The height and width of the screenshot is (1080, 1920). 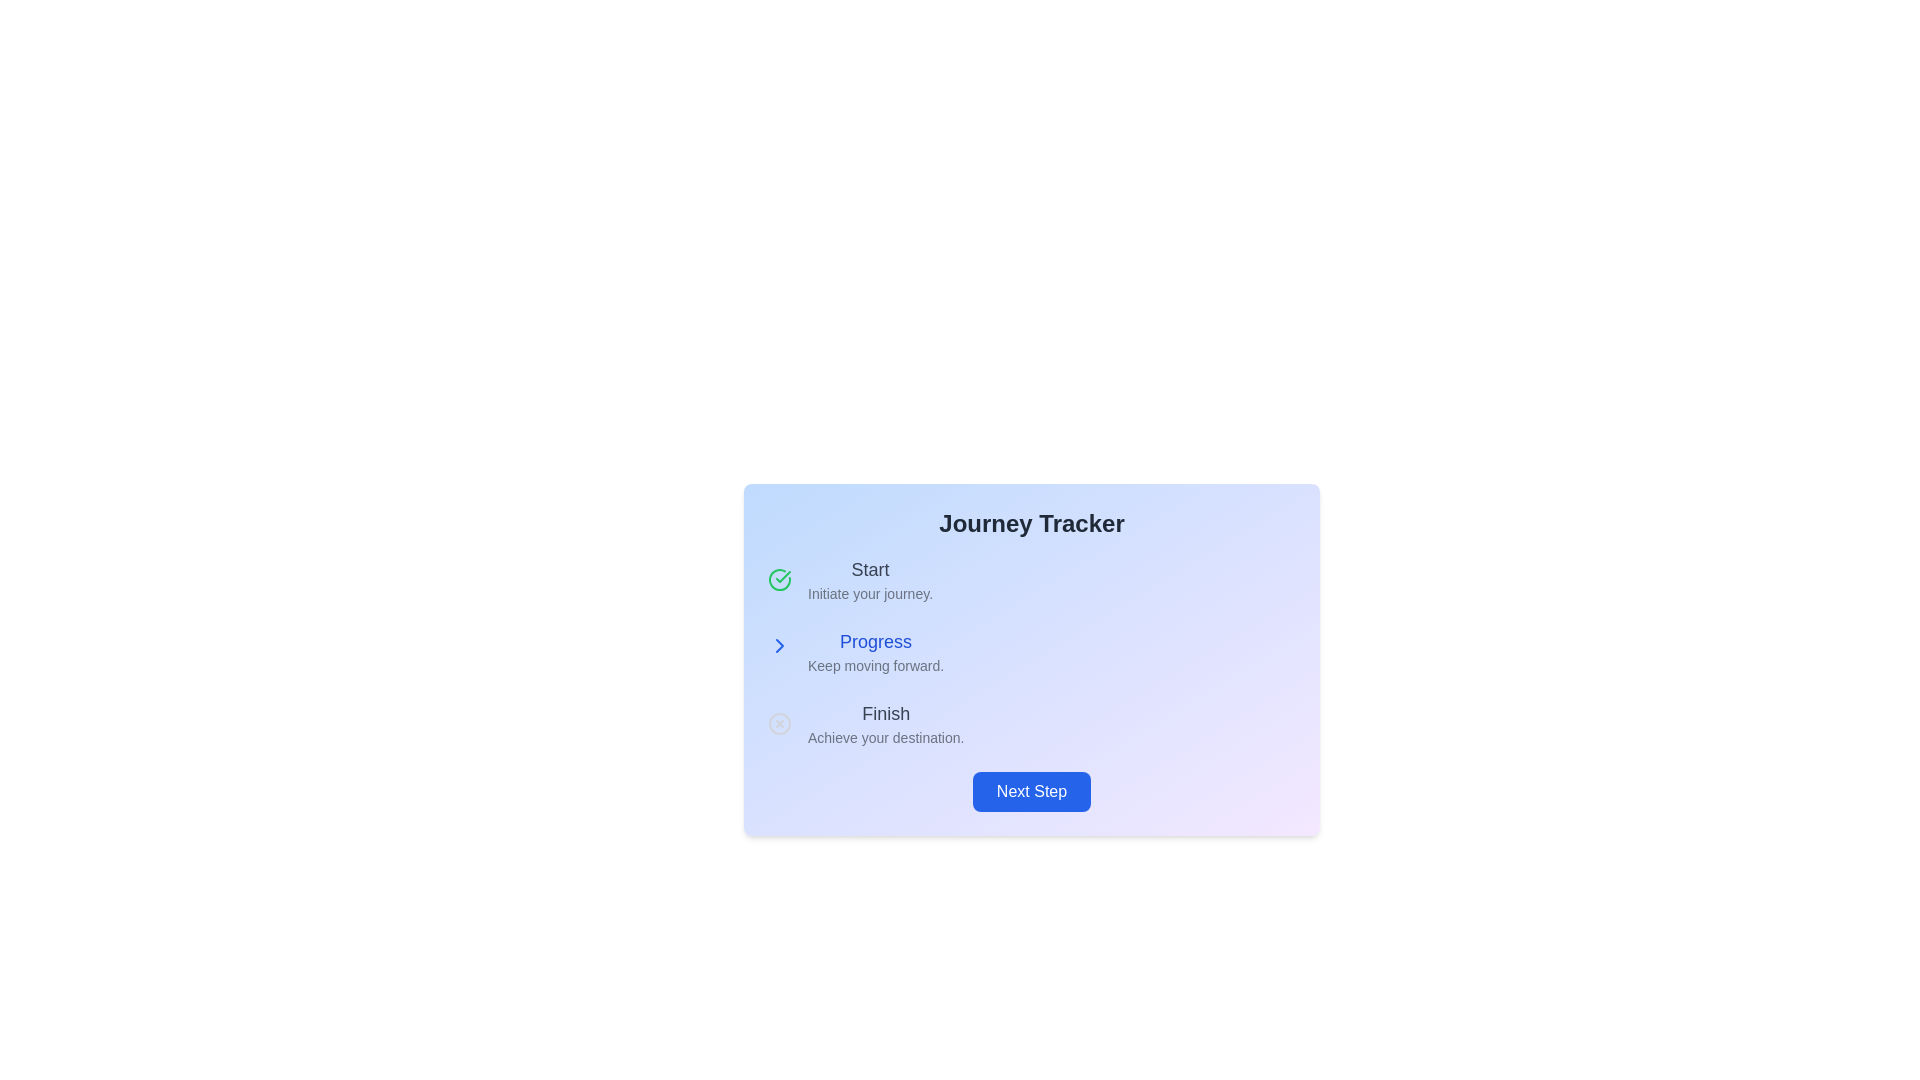 What do you see at coordinates (885, 737) in the screenshot?
I see `the text label displaying 'Achieve your destination.' which is styled in small, gray text and positioned under the 'Finish' label within the 'Journey Tracker' card` at bounding box center [885, 737].